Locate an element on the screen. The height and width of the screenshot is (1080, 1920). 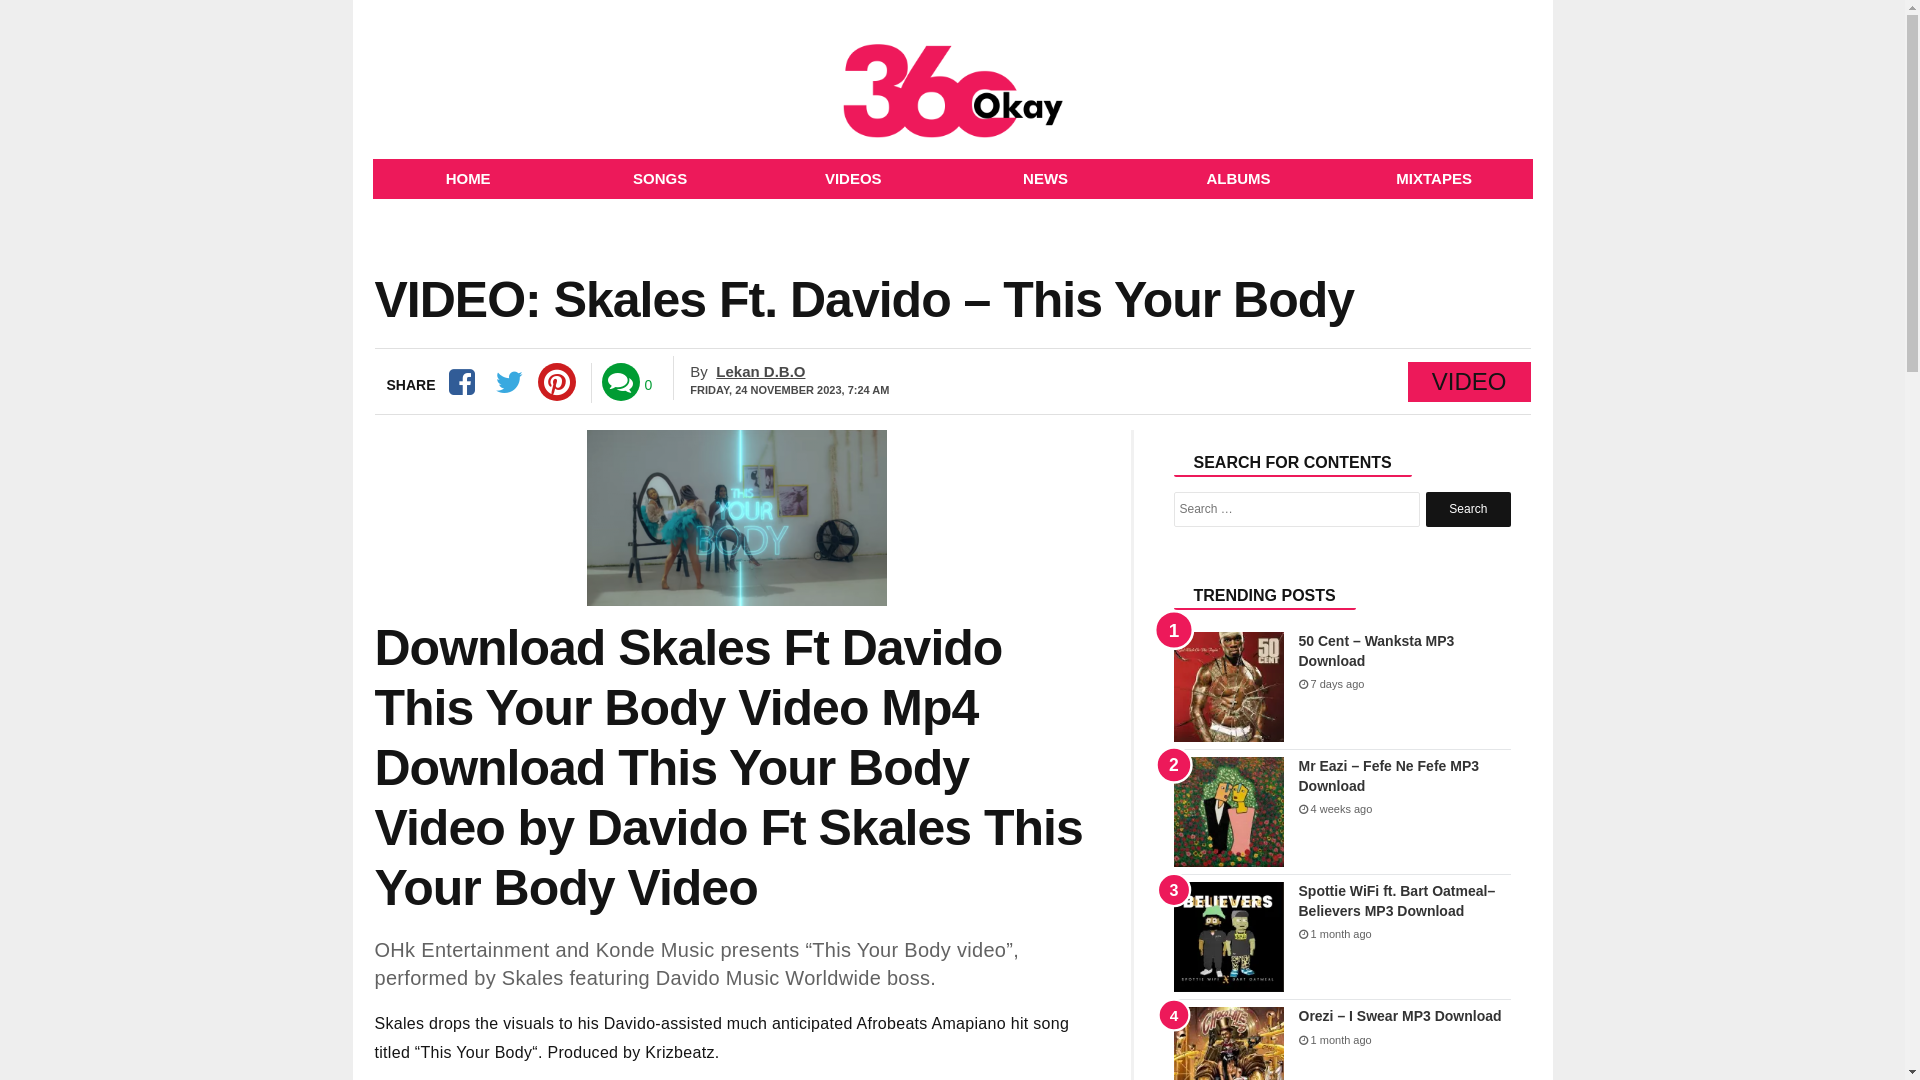
'Search' is located at coordinates (1468, 508).